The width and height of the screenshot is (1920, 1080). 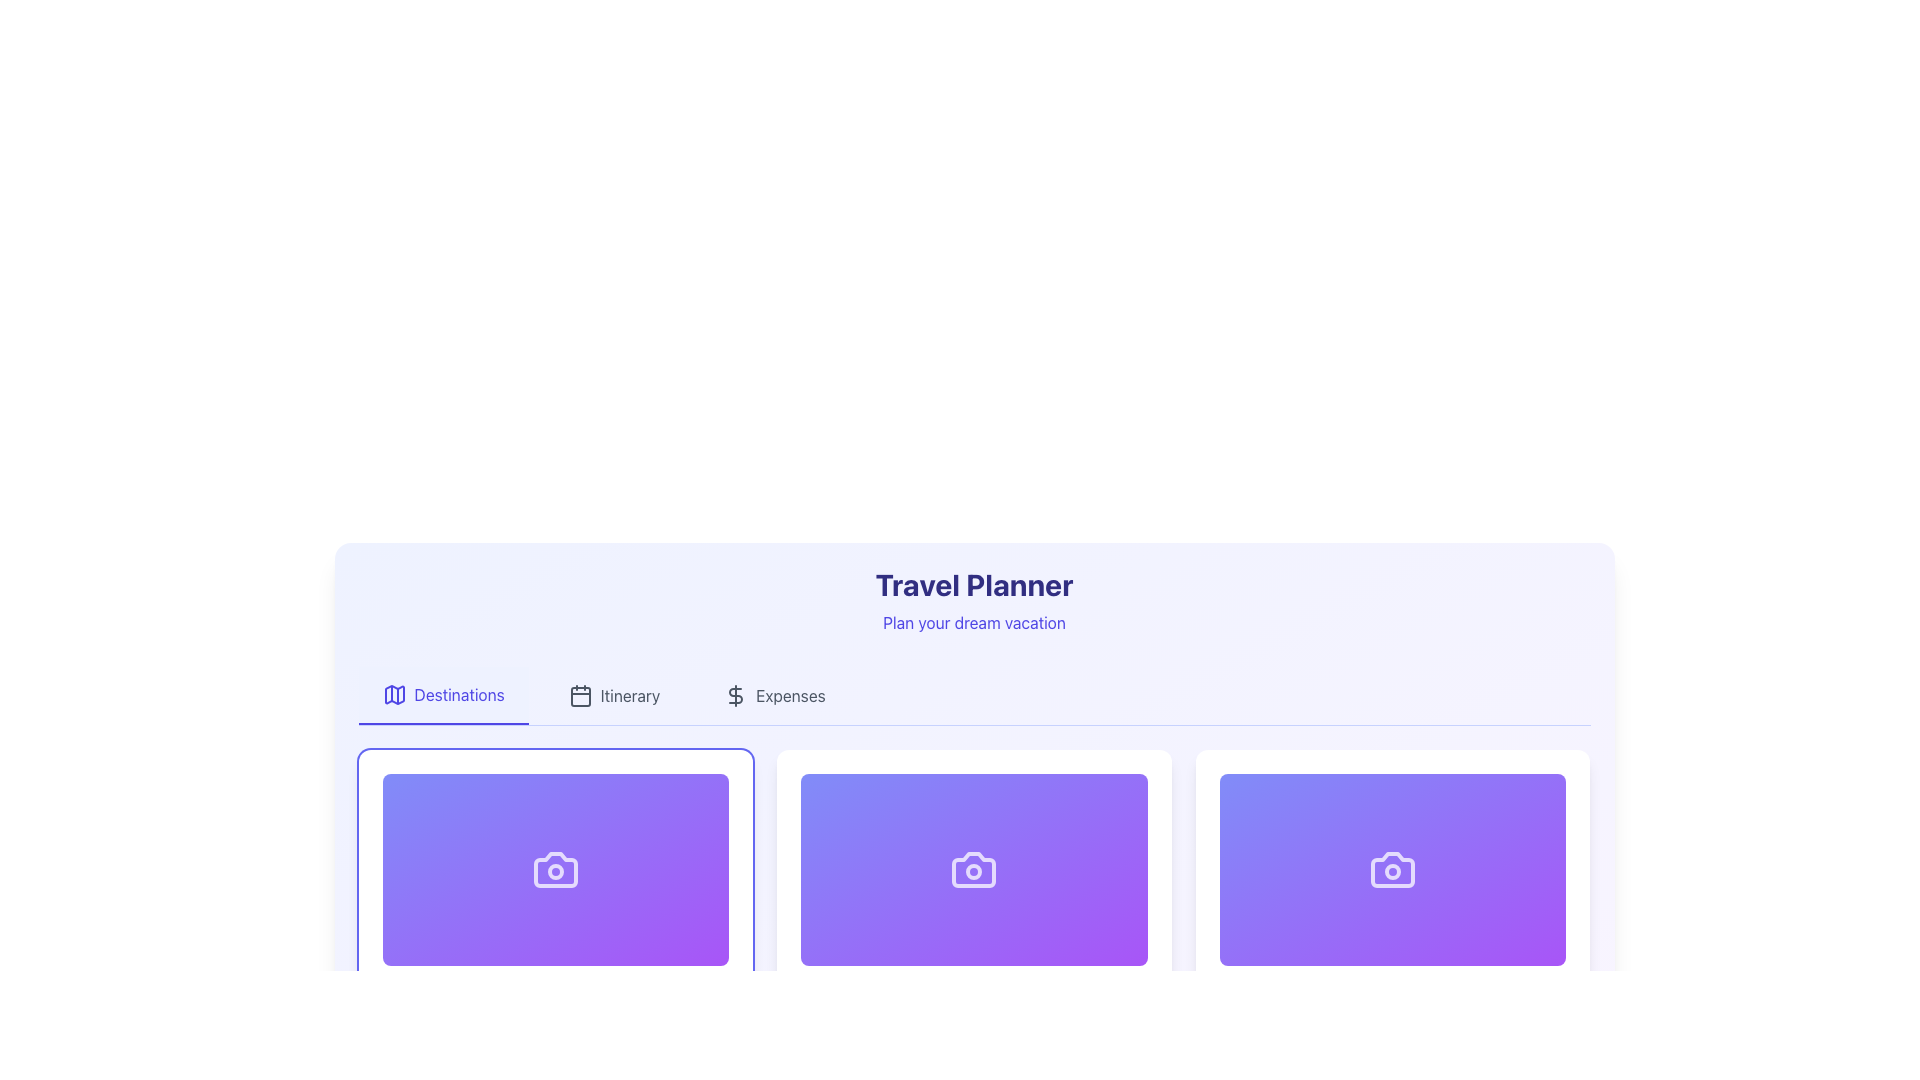 I want to click on the camera icon in the second card from the left, located under the 'Travel Planner' title, which features a minimalistic white camera design on a purple gradient background, so click(x=974, y=869).